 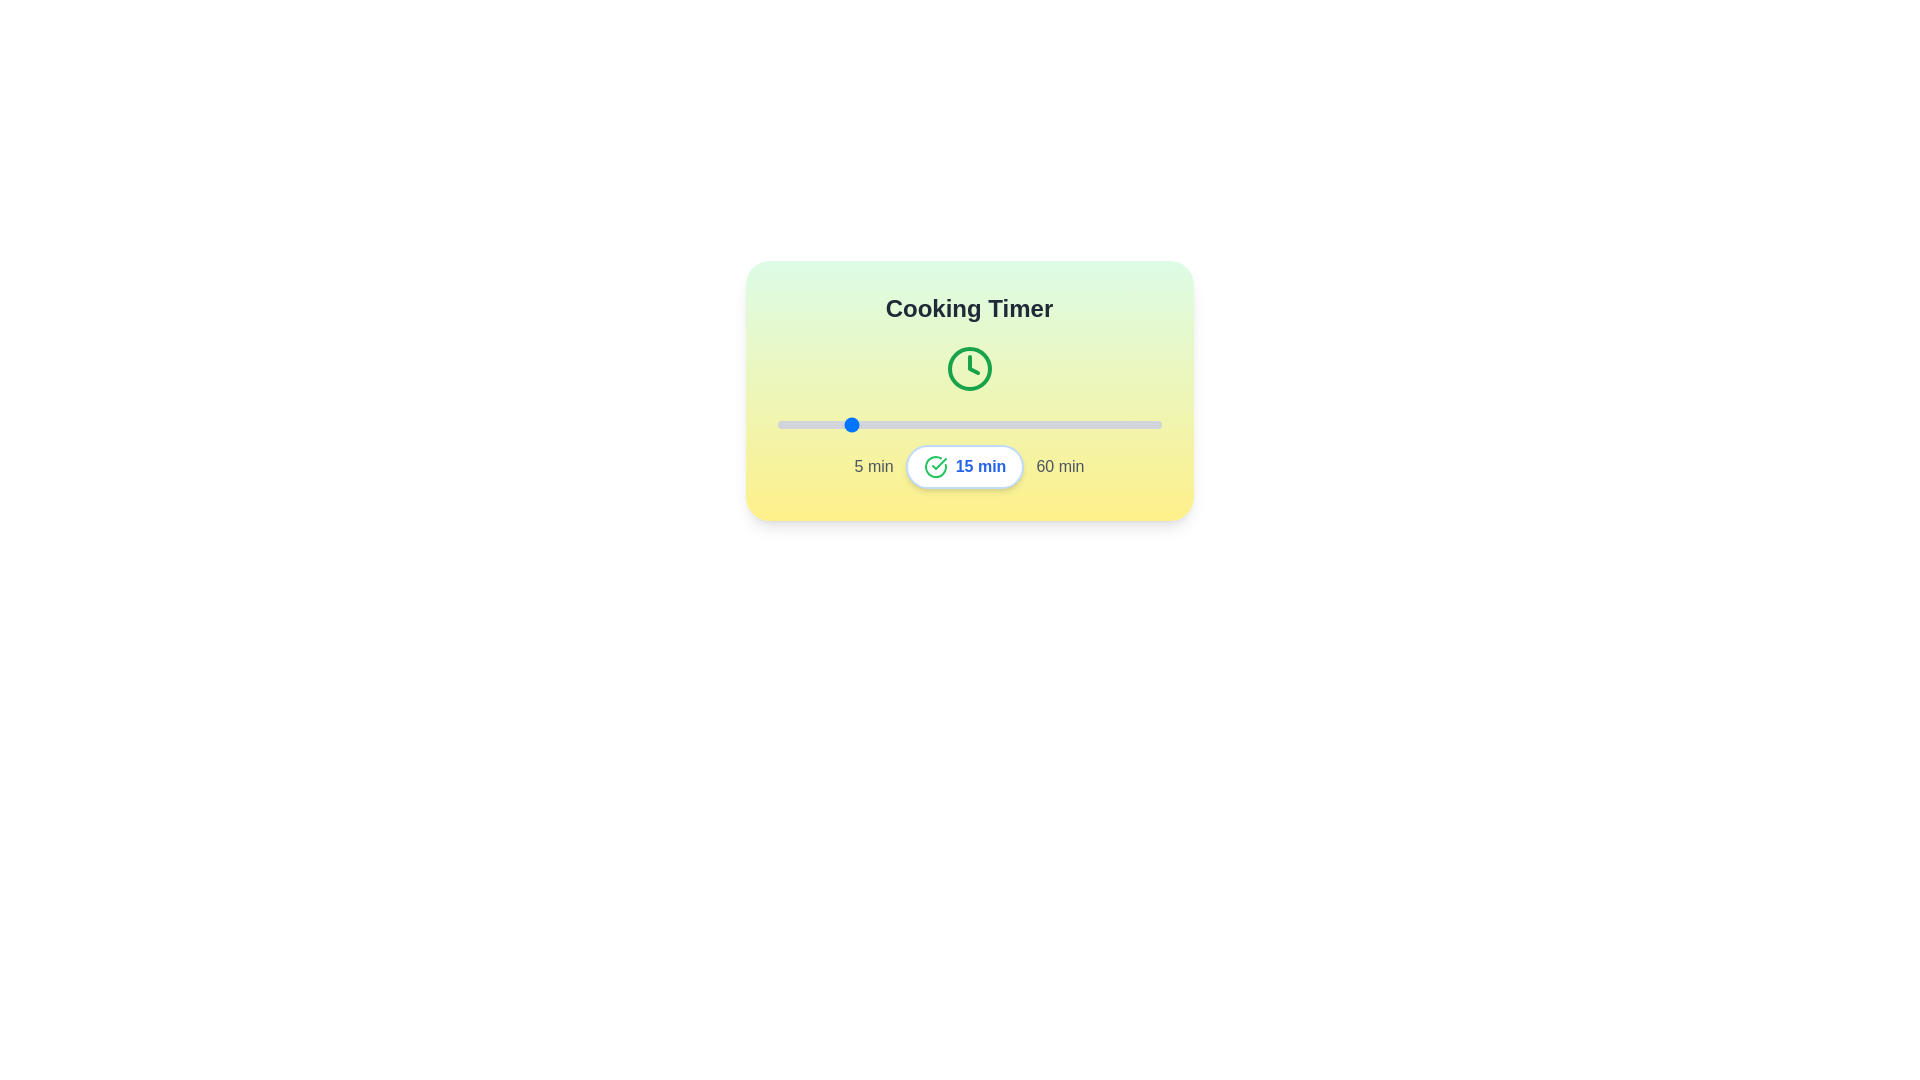 What do you see at coordinates (874, 466) in the screenshot?
I see `the Text label displaying '5 minutes', which is the first option in a horizontal arrangement of time options below a slider component` at bounding box center [874, 466].